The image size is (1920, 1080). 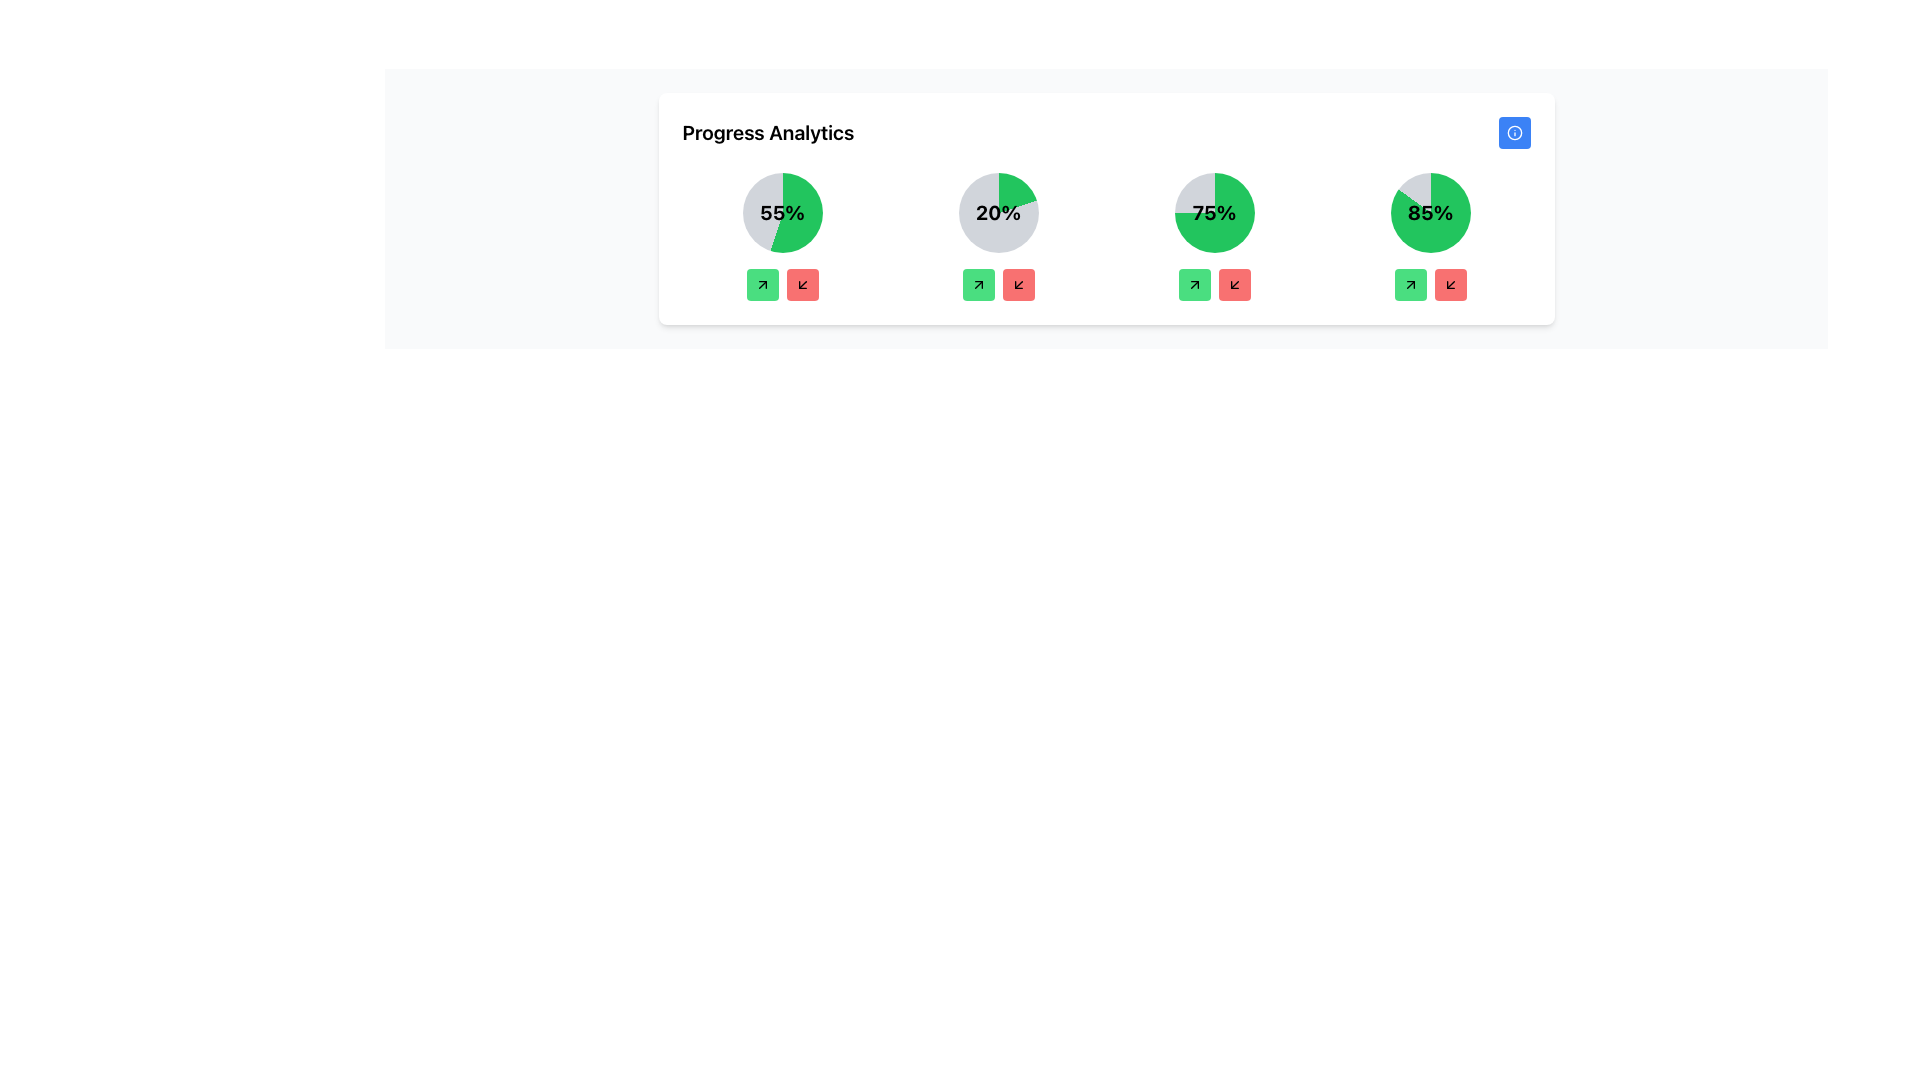 I want to click on the leftmost button in the button group under the progress chart at 75%, which features a green upward-right-pointing arrow, so click(x=1194, y=285).